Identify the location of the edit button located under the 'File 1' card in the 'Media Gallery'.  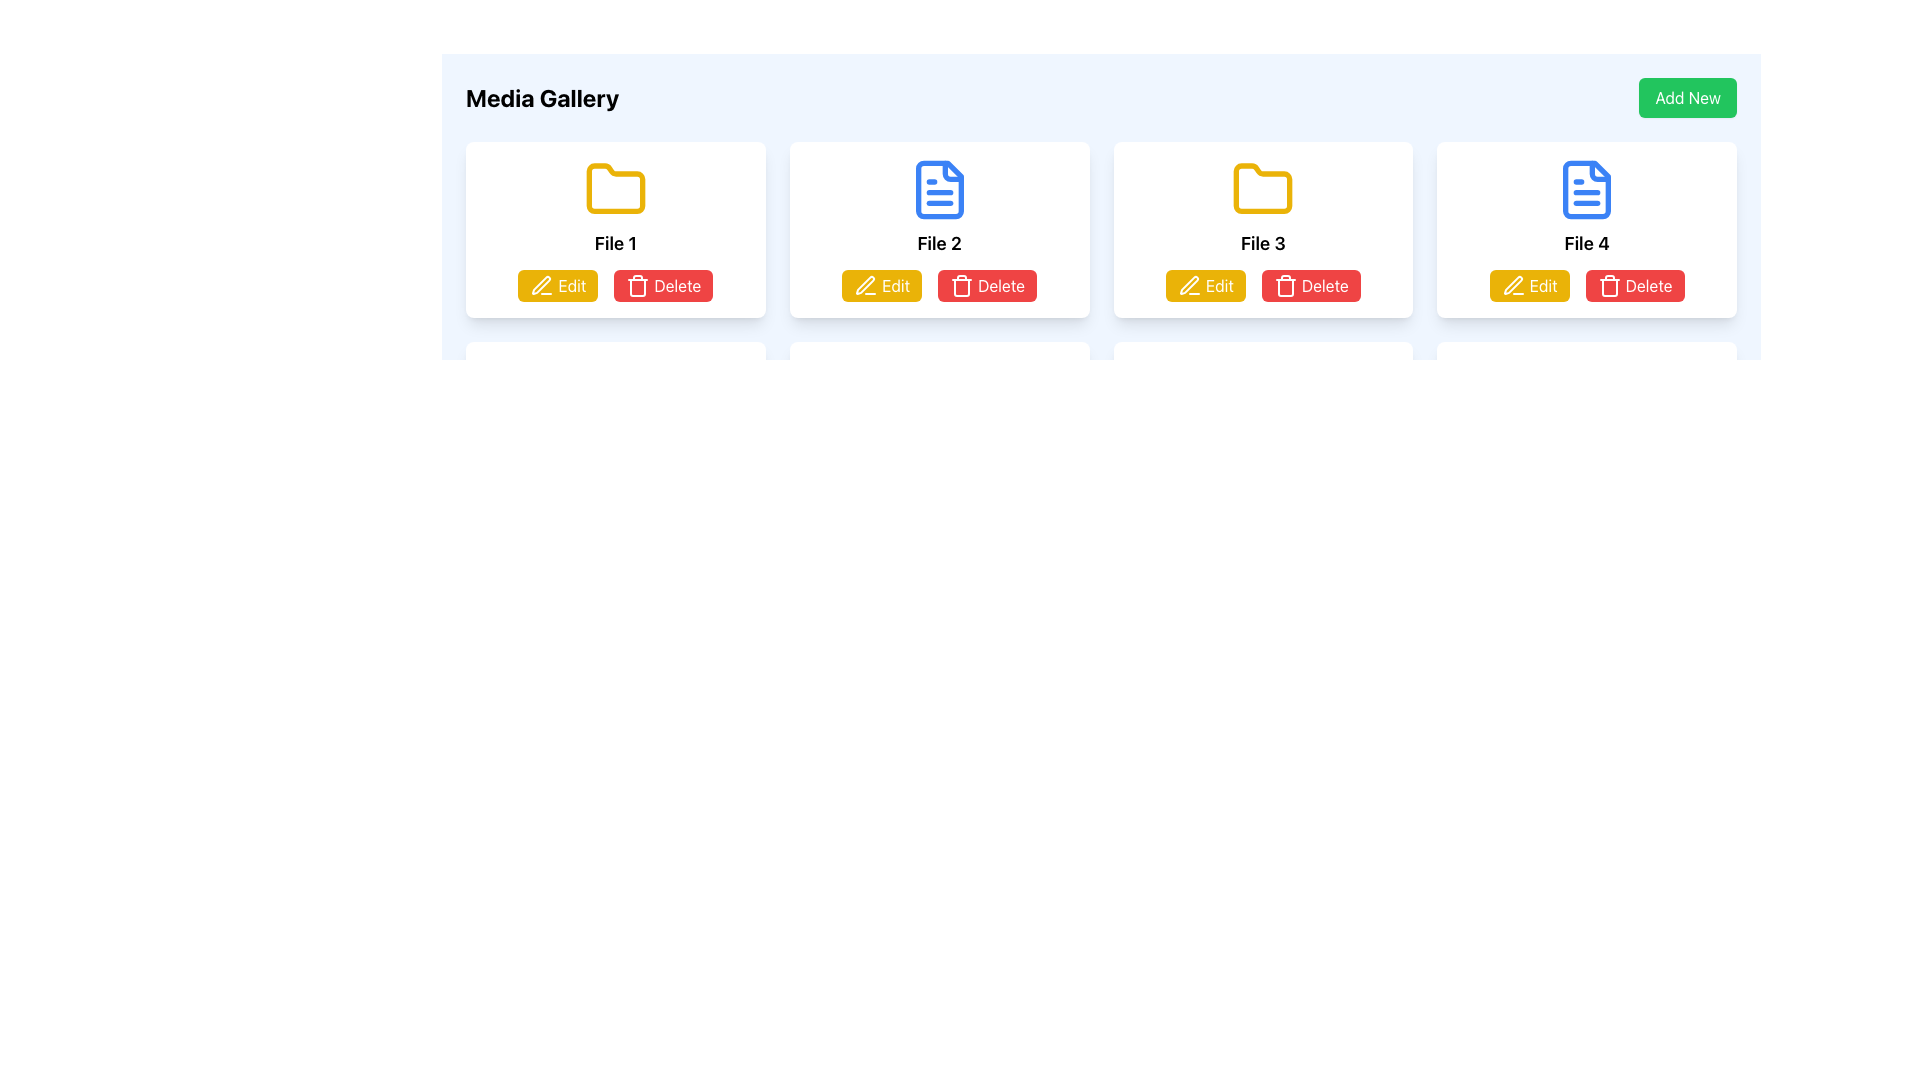
(558, 285).